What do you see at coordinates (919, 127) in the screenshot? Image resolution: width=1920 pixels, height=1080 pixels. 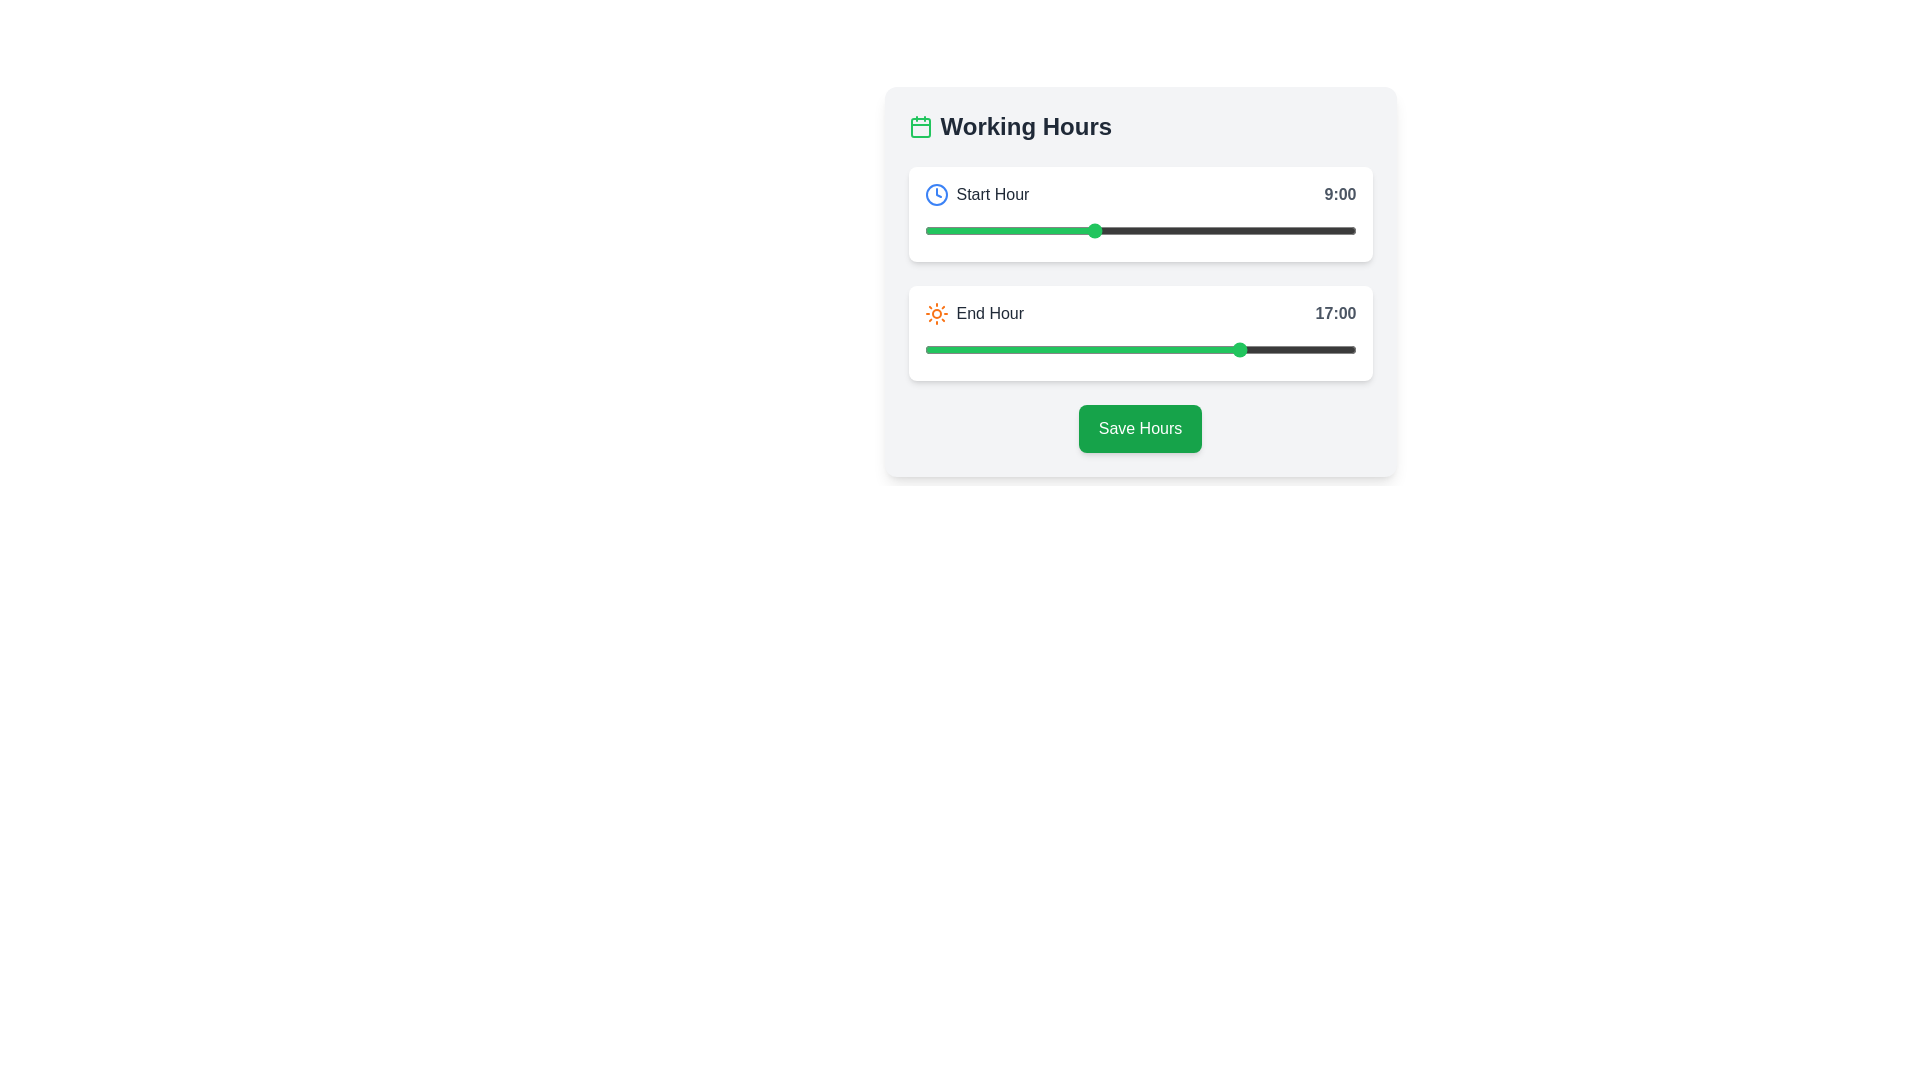 I see `the decorative icon representing scheduling or working hours, which is located immediately to the left of the 'Working Hours' text` at bounding box center [919, 127].